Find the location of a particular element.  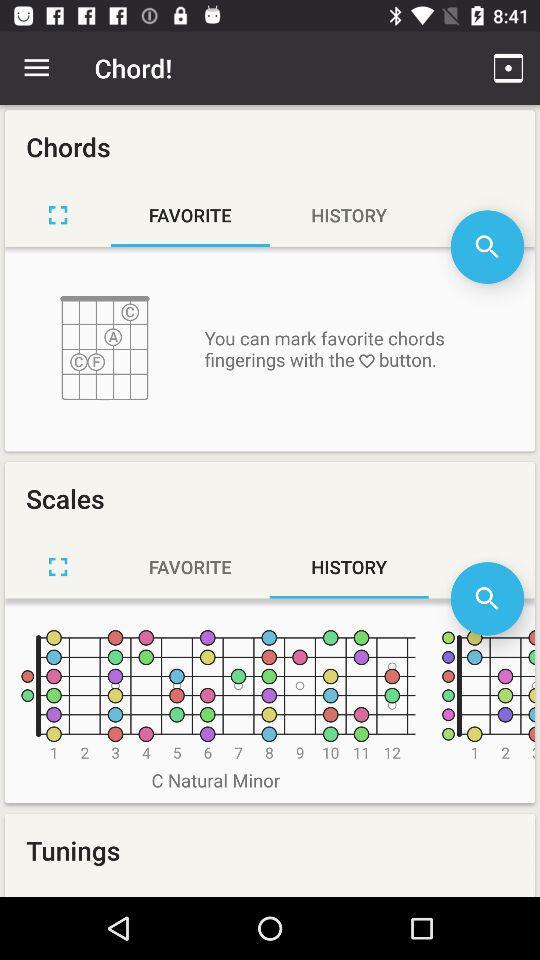

chord view is located at coordinates (58, 215).